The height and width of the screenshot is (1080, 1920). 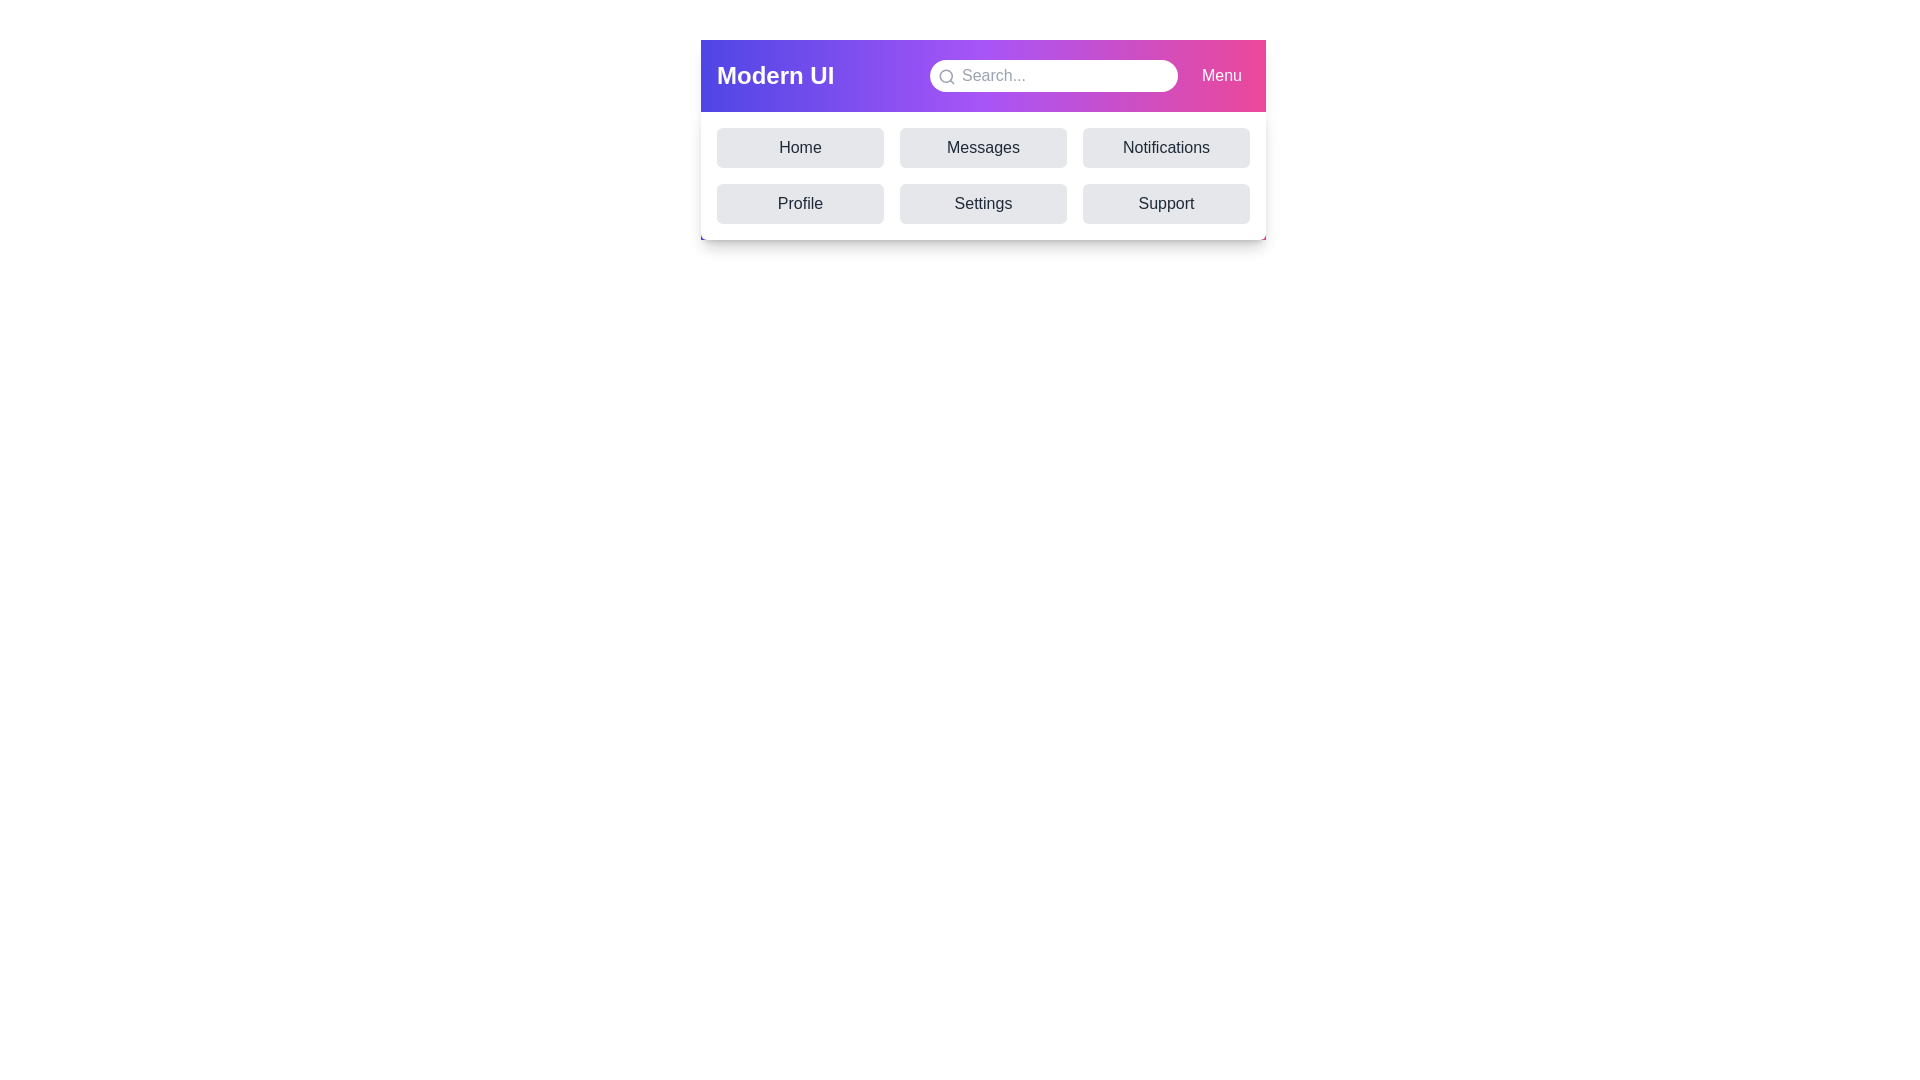 What do you see at coordinates (983, 146) in the screenshot?
I see `the navigation item Messages to simulate navigation` at bounding box center [983, 146].